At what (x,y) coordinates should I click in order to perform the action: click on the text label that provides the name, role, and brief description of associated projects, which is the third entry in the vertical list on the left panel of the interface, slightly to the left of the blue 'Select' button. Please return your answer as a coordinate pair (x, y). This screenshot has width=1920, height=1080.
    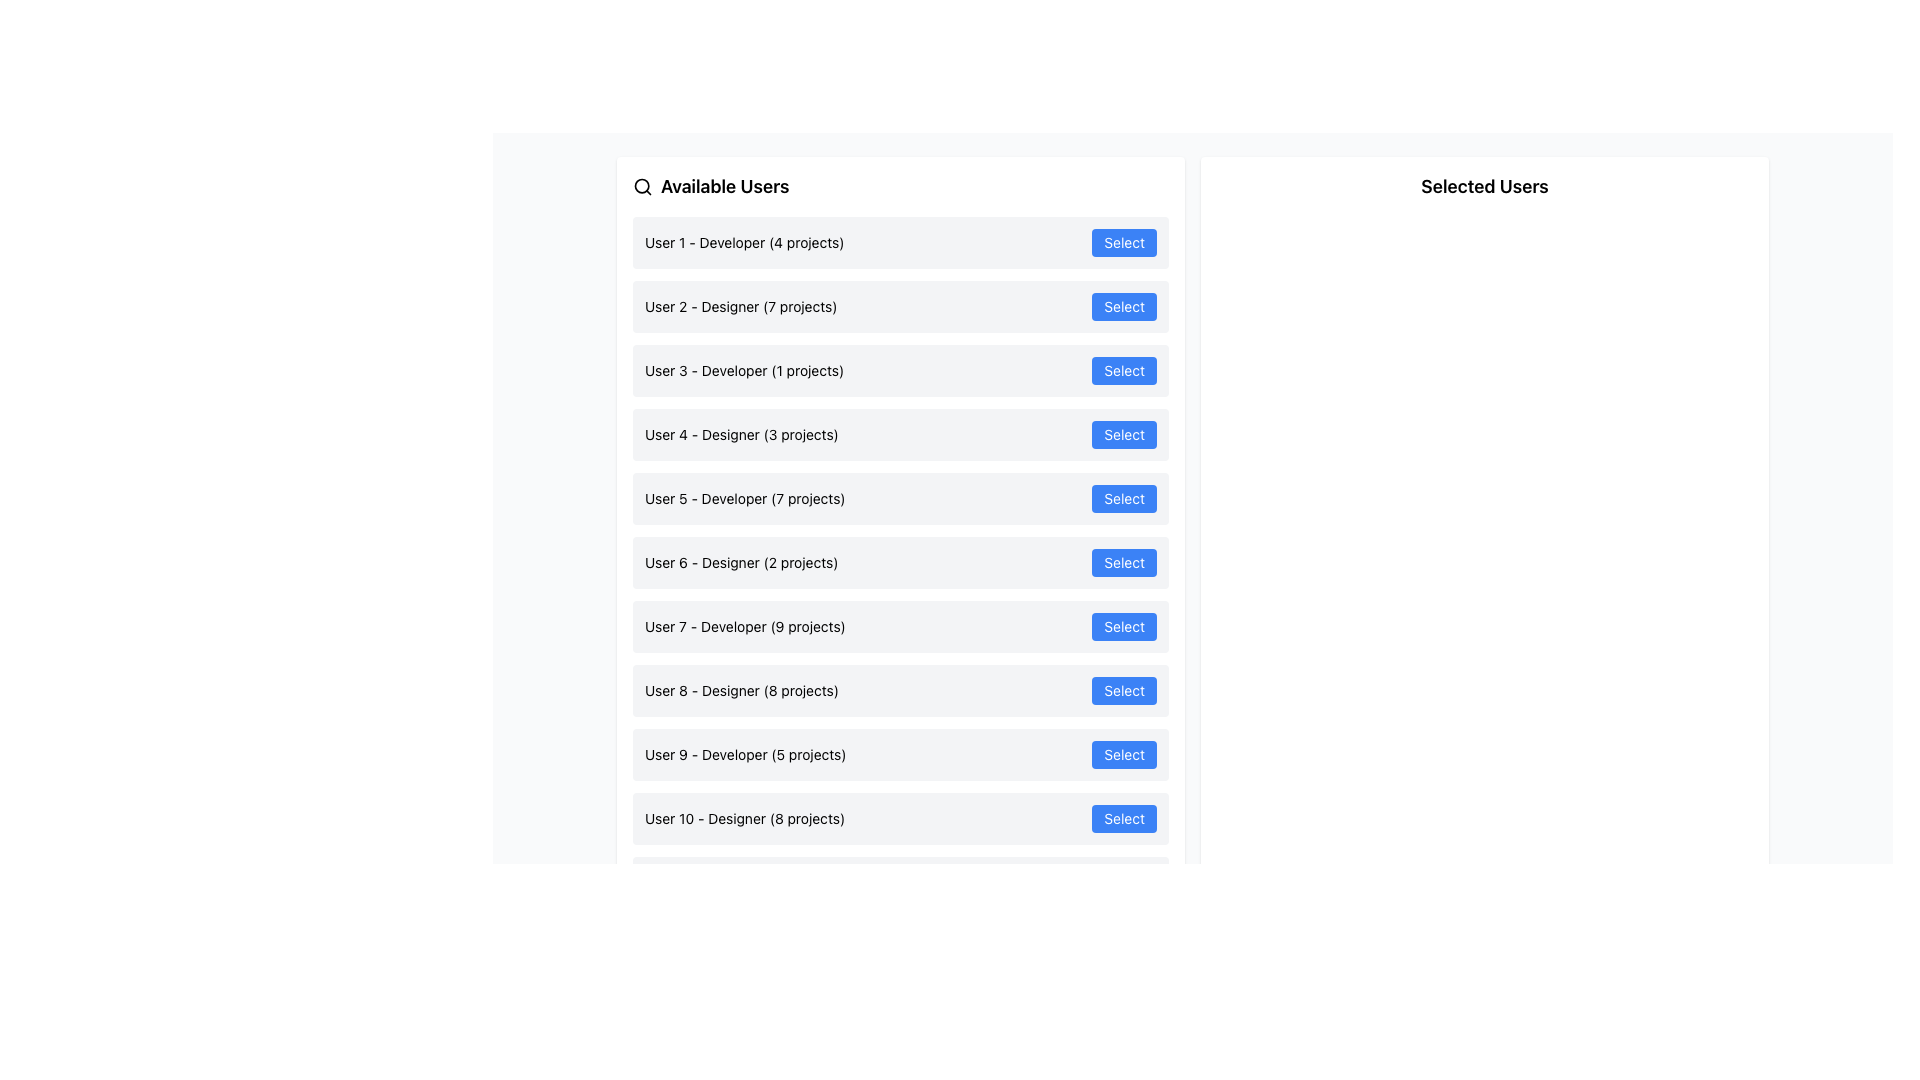
    Looking at the image, I should click on (743, 370).